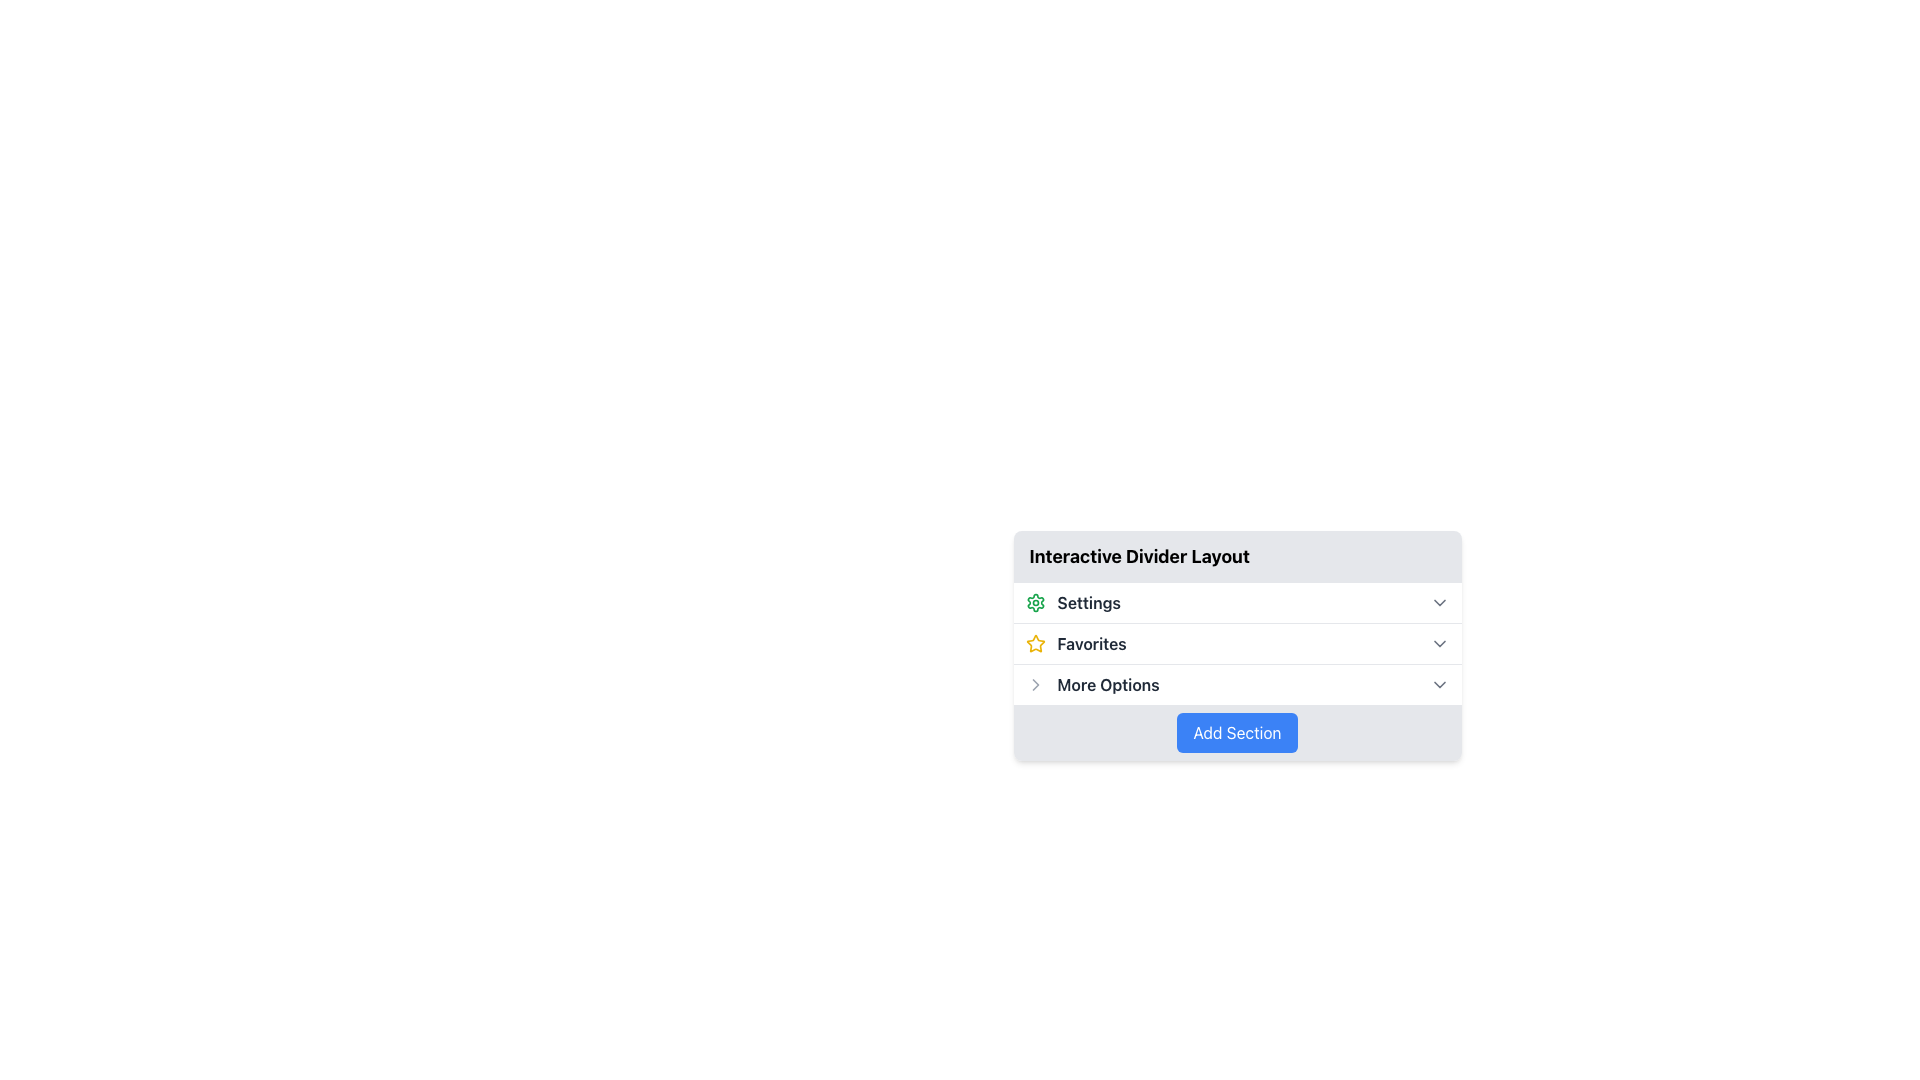  Describe the element at coordinates (1035, 644) in the screenshot. I see `the appearance of the yellow star-shaped icon located to the left of the 'Favorites' label in the middle section of the menu` at that location.